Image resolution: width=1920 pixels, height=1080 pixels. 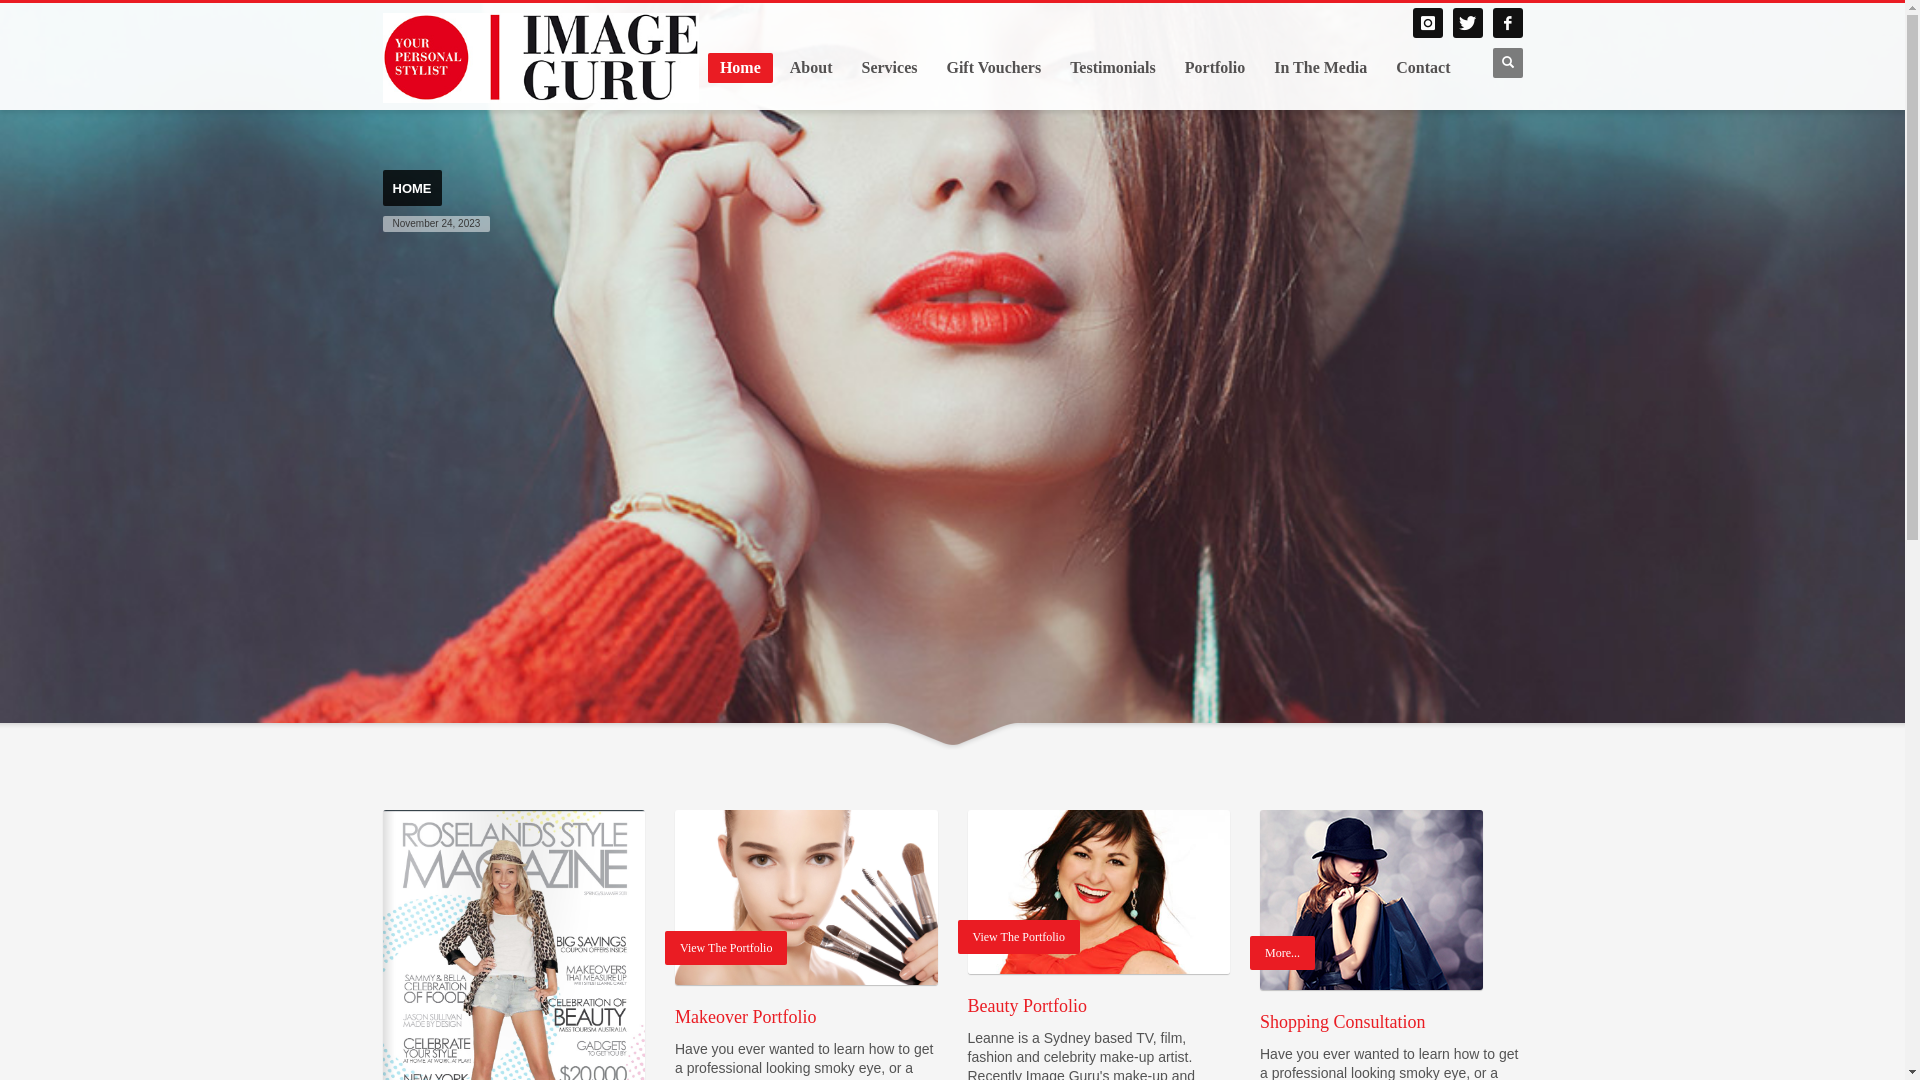 What do you see at coordinates (739, 67) in the screenshot?
I see `'Home'` at bounding box center [739, 67].